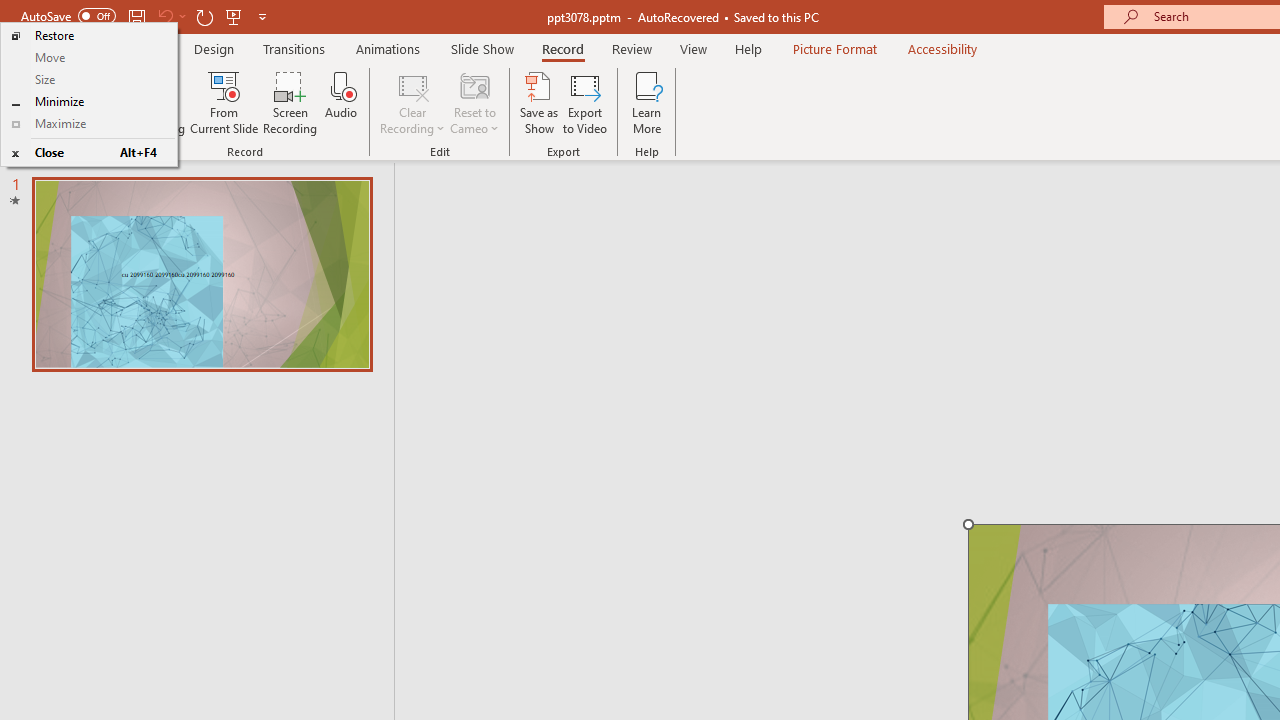  I want to click on 'Size', so click(87, 78).